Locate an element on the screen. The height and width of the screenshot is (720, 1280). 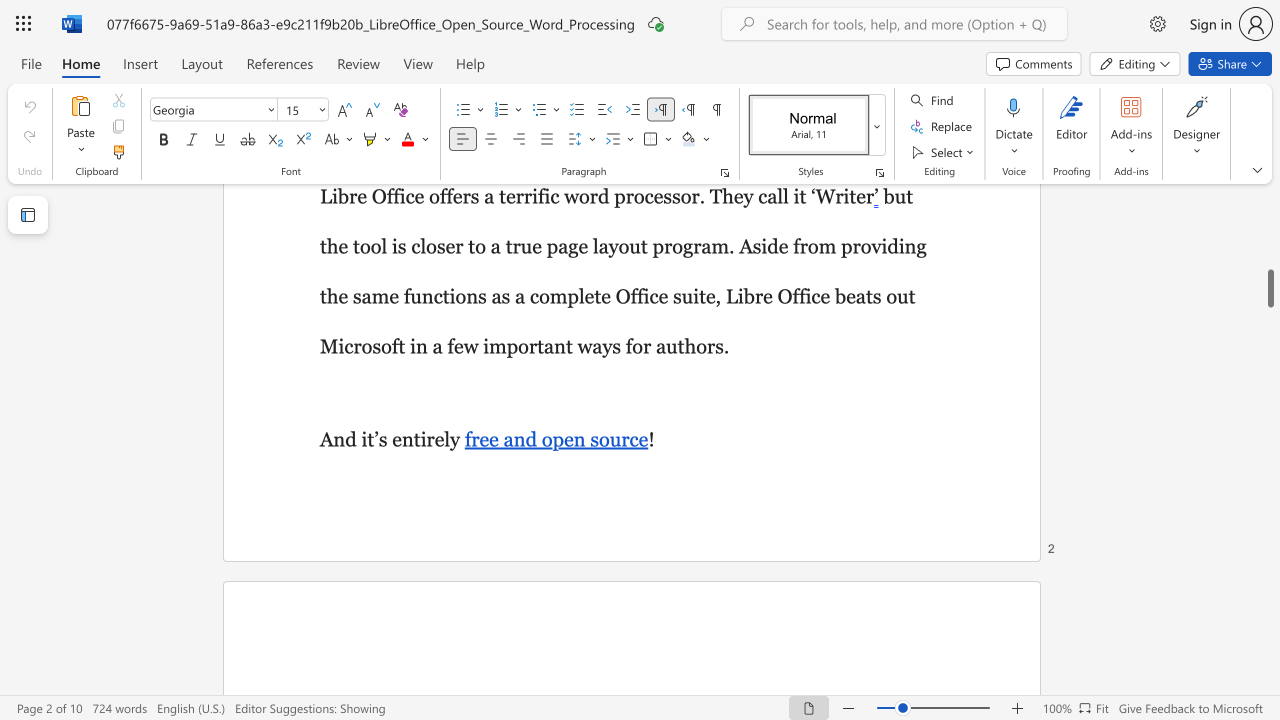
the 14th character "t" in the text is located at coordinates (540, 345).